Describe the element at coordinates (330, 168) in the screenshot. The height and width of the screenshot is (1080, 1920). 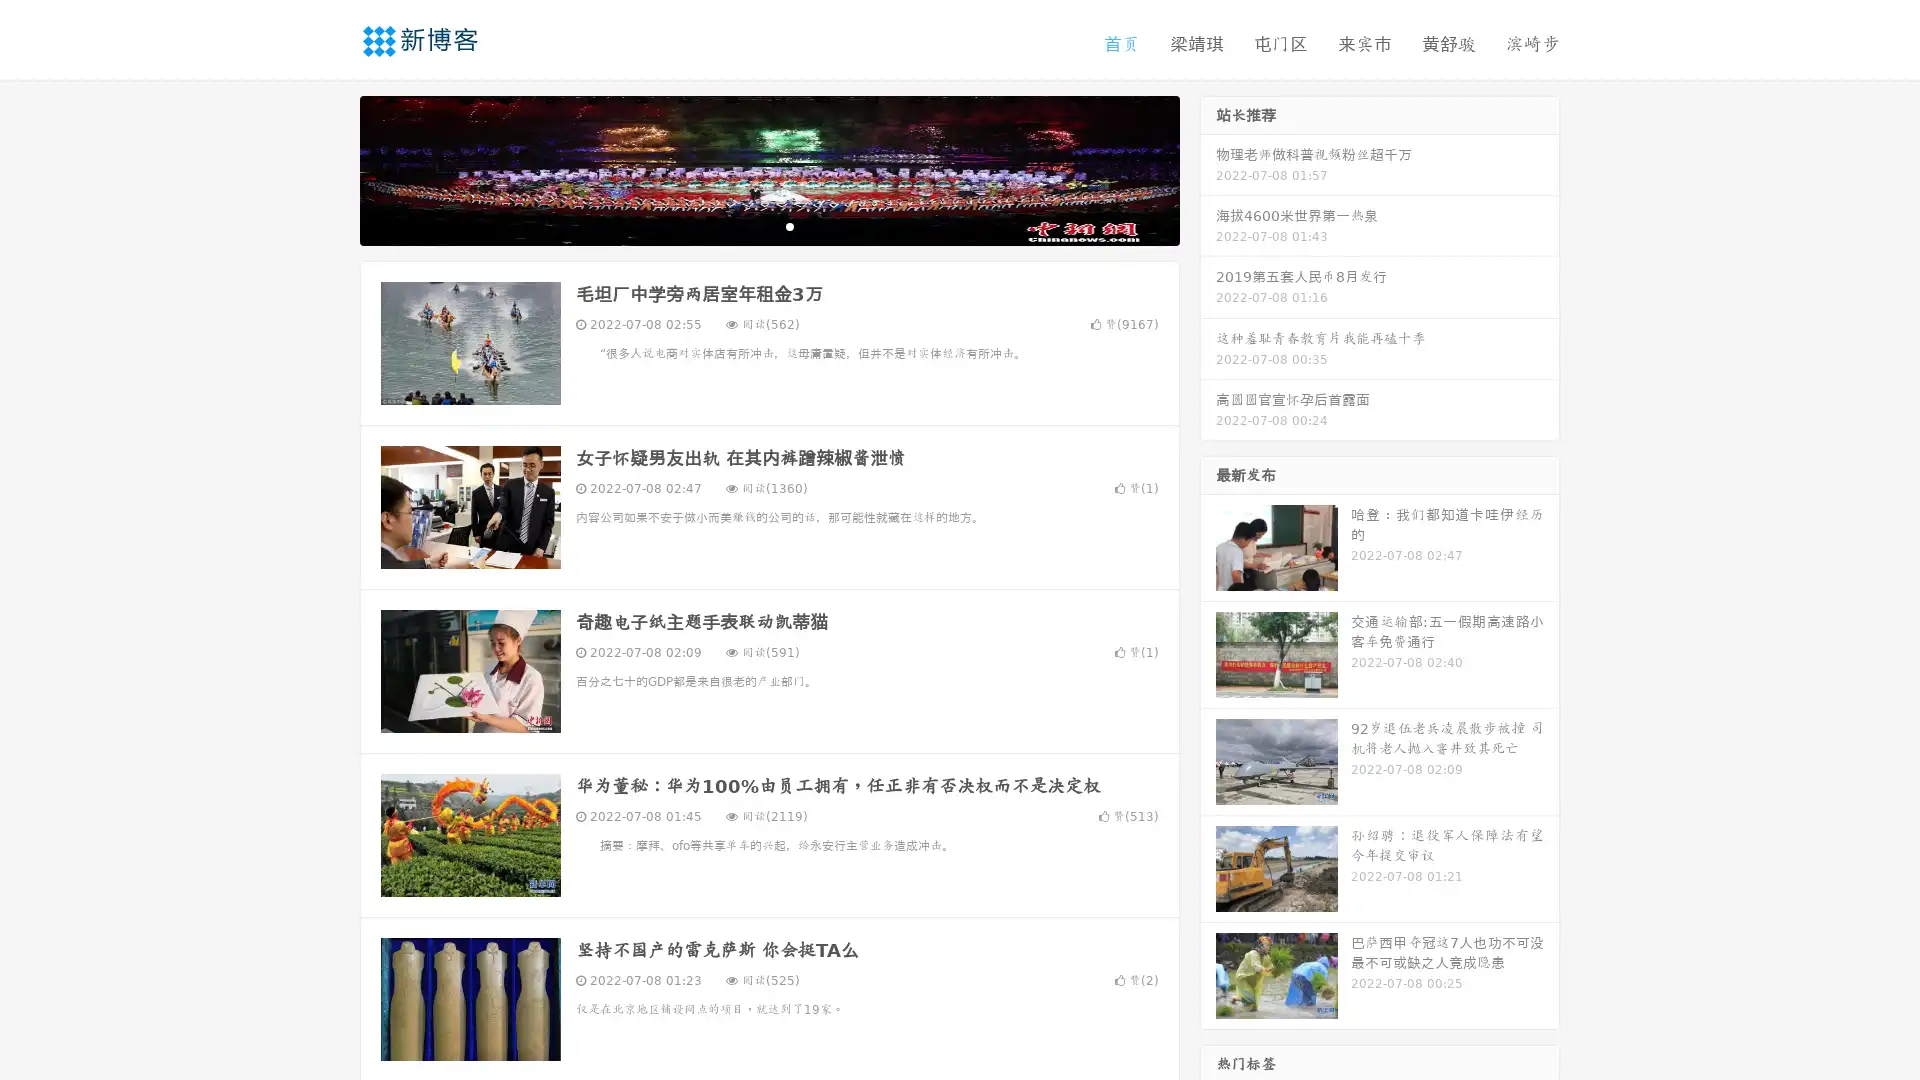
I see `Previous slide` at that location.